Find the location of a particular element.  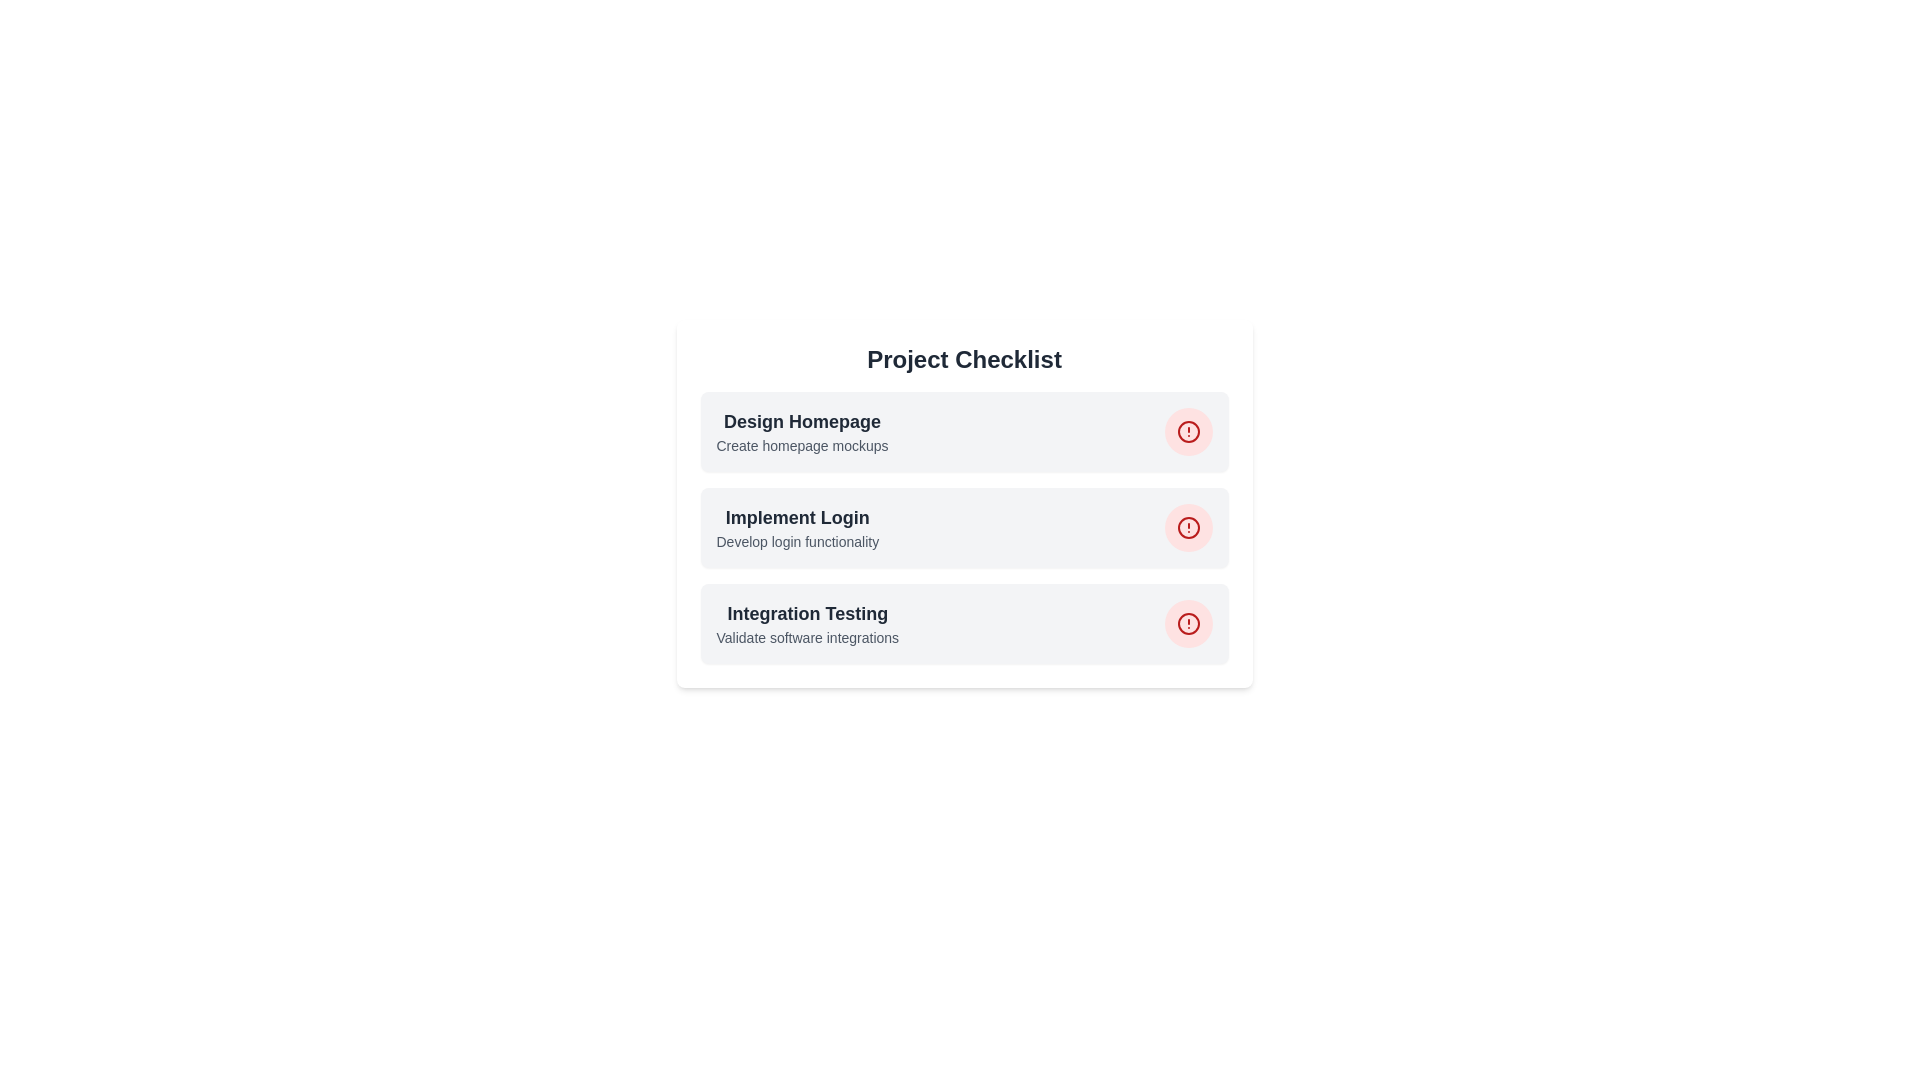

the text-based header located at the top-center of the checklist section within a white, rounded-corner card is located at coordinates (964, 358).